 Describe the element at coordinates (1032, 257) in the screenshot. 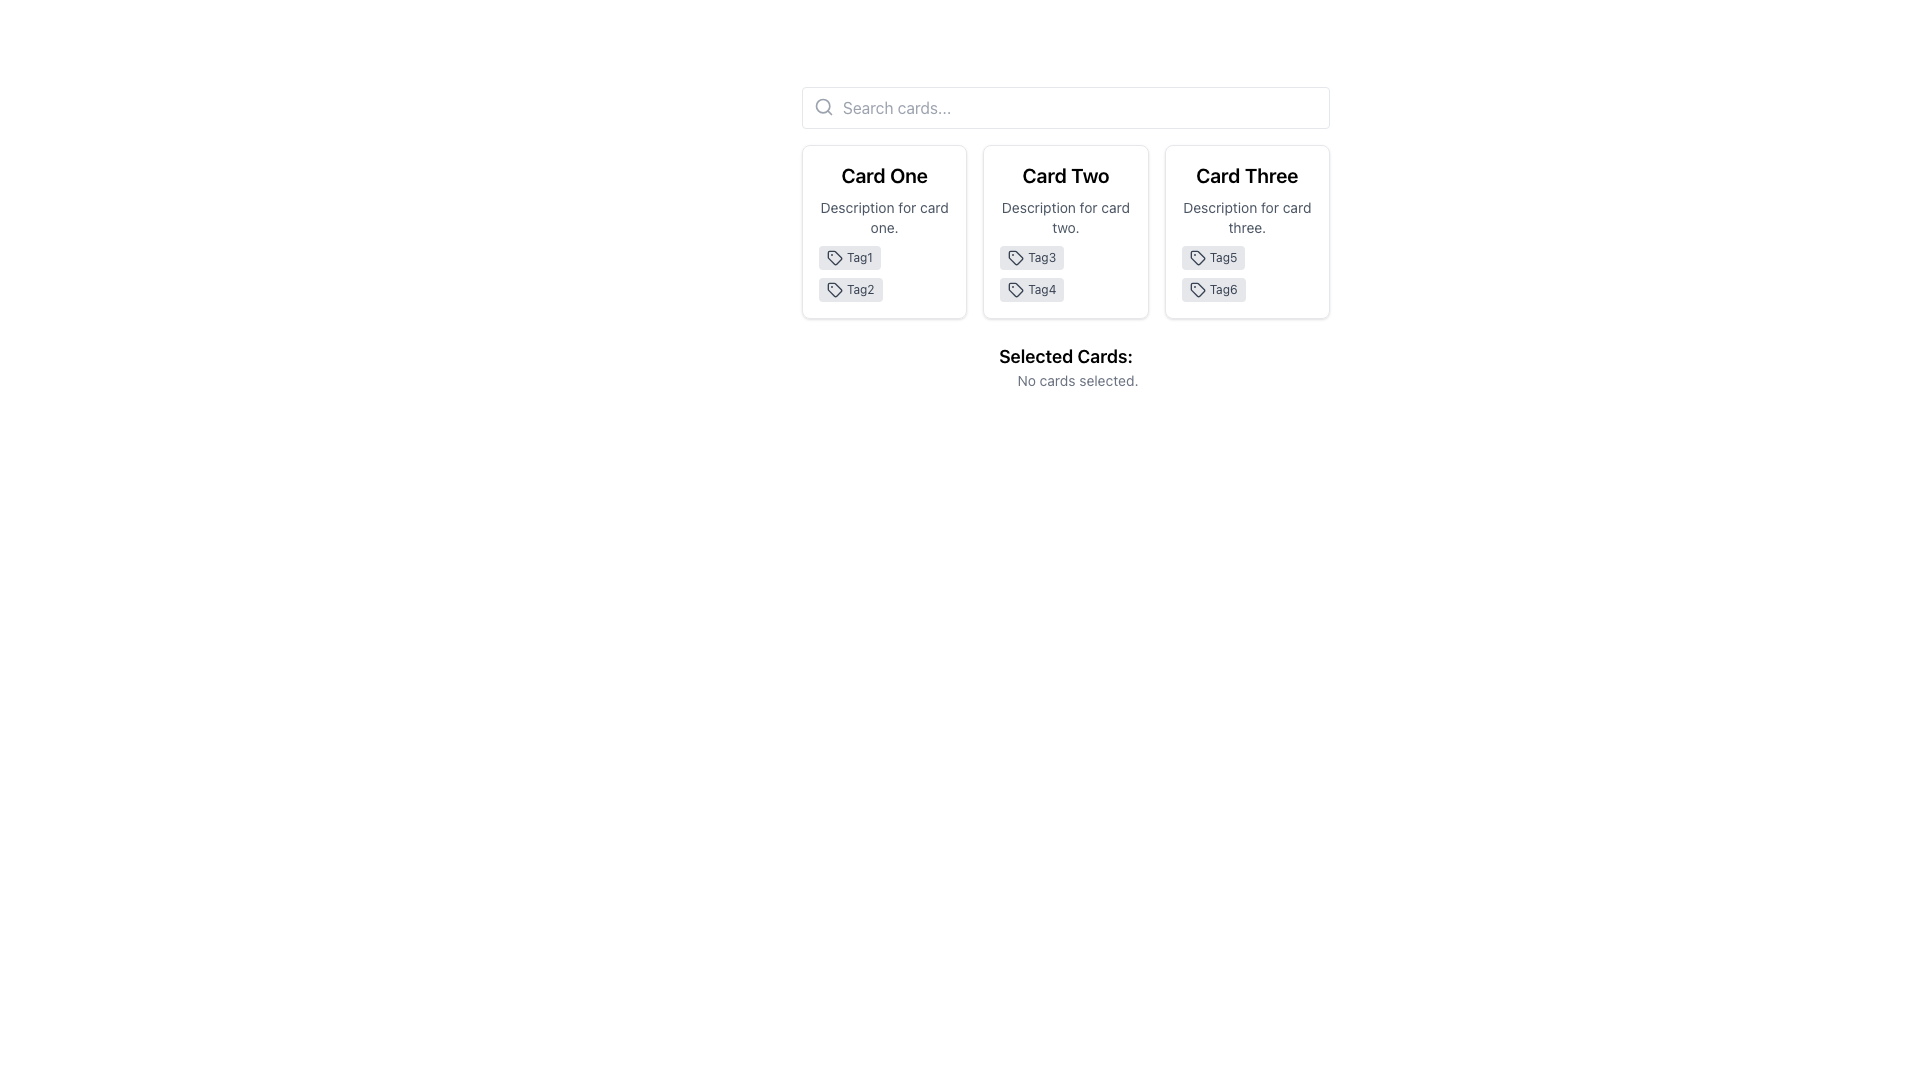

I see `the tag indicator labeled 'Tag3' with a light gray background and dark gray text, positioned within 'Card Two'` at that location.